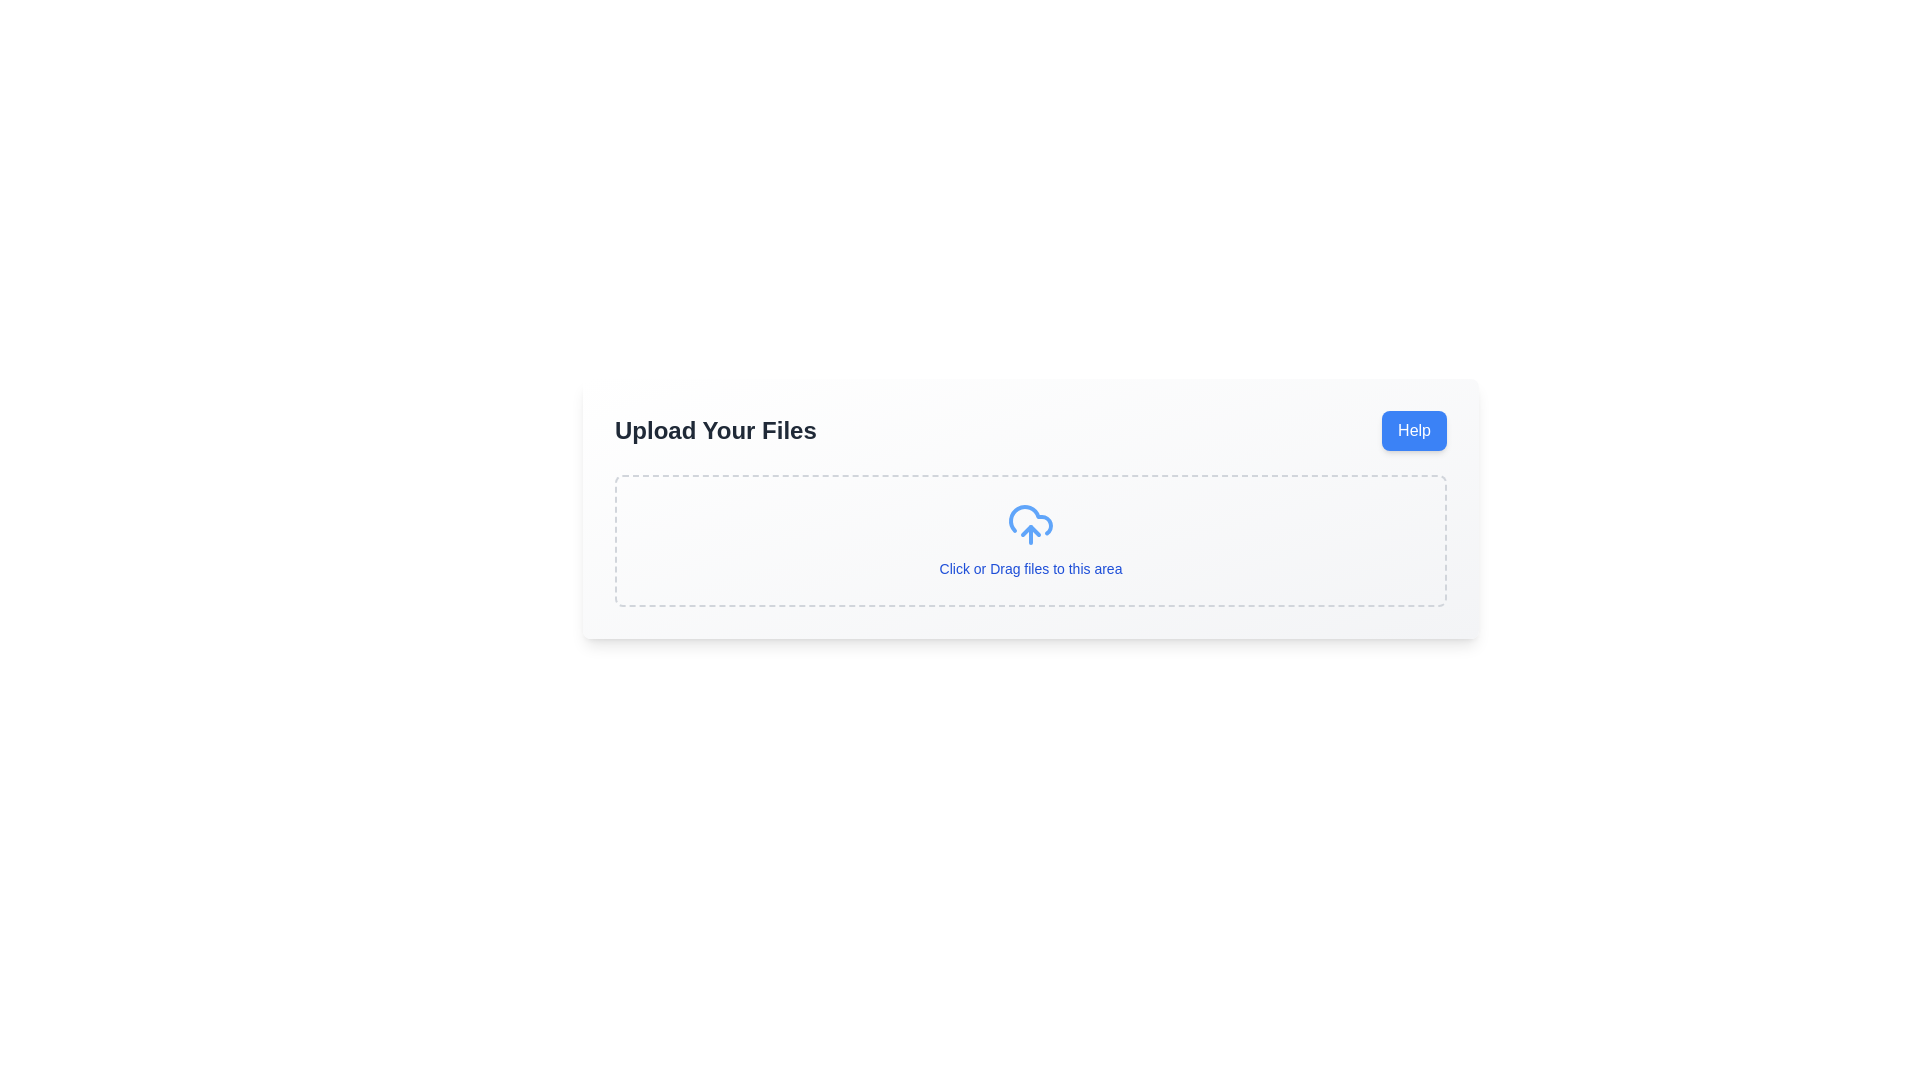  I want to click on the central textual instruction area for file upload, which is visually indicated by an associated graphic symbol and is located beneath the 'Upload Your Files' header, so click(1031, 540).